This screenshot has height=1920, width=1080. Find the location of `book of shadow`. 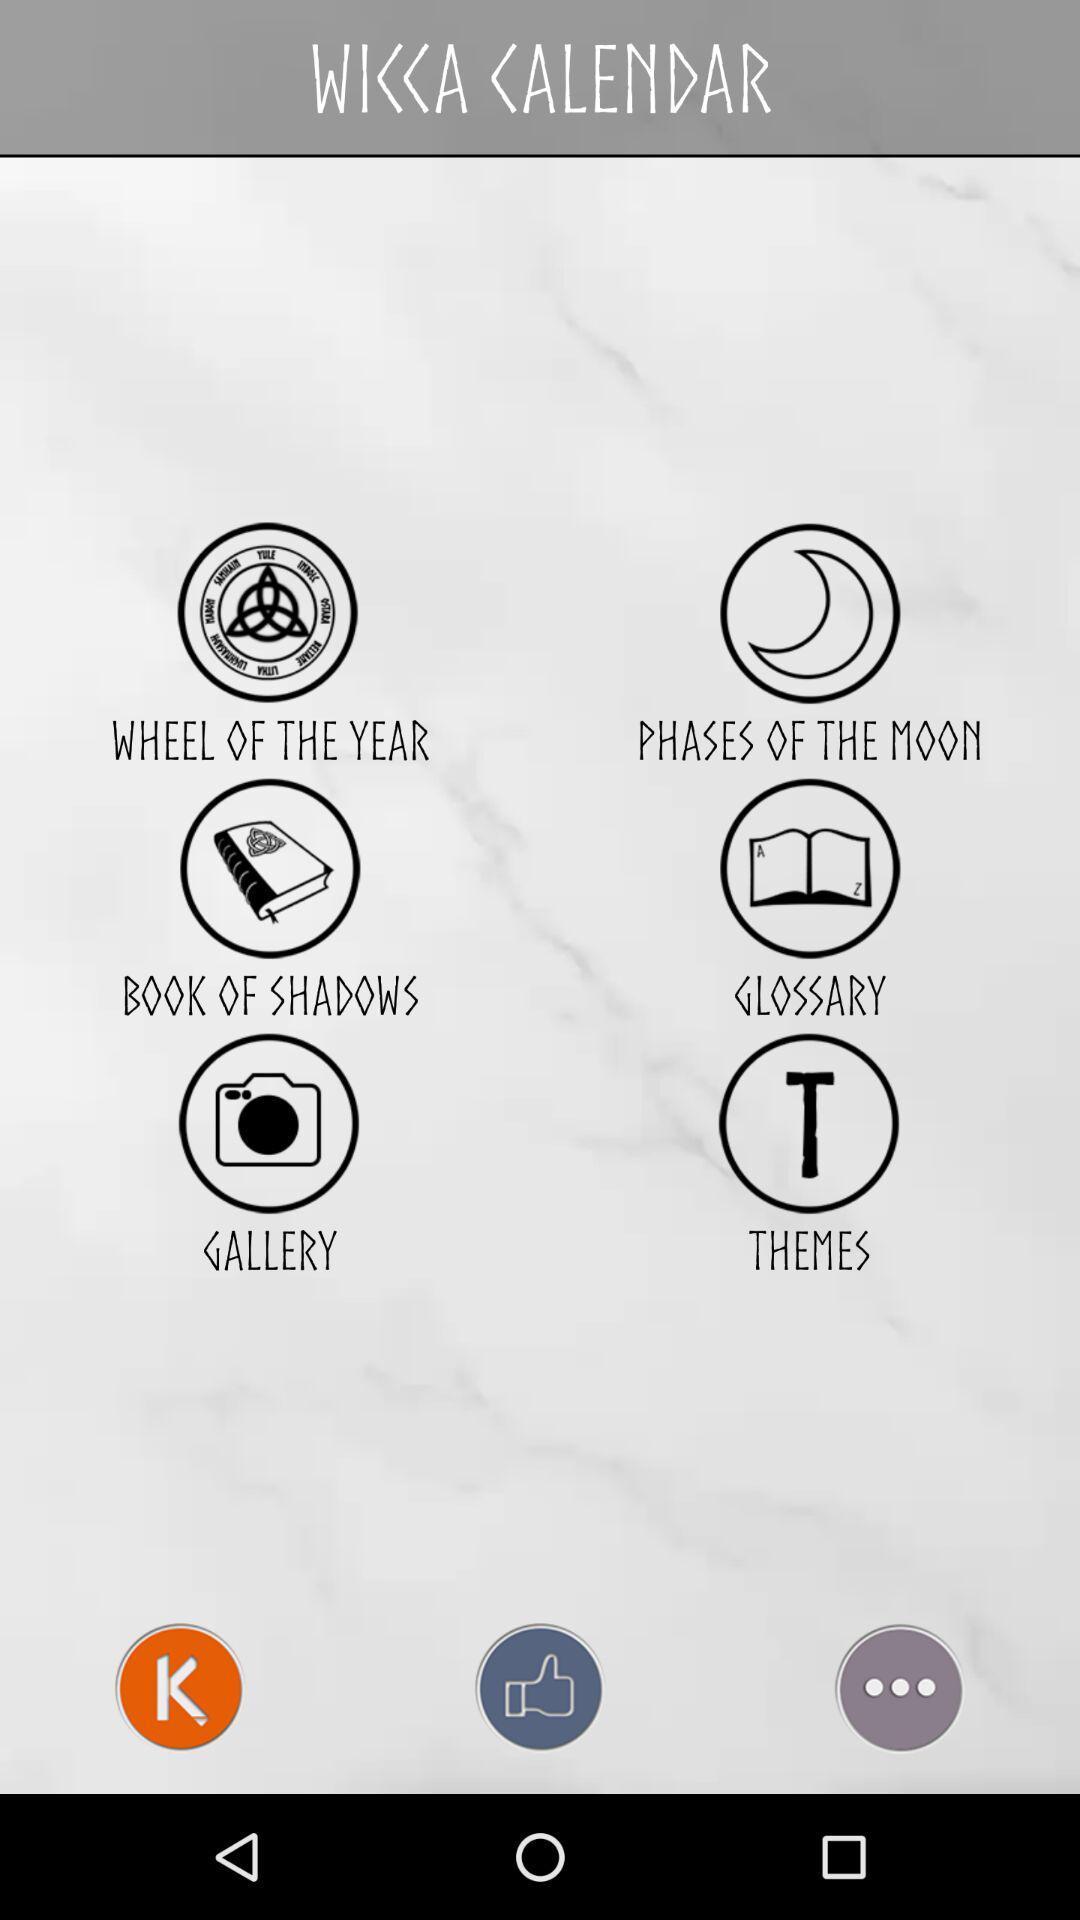

book of shadow is located at coordinates (268, 868).